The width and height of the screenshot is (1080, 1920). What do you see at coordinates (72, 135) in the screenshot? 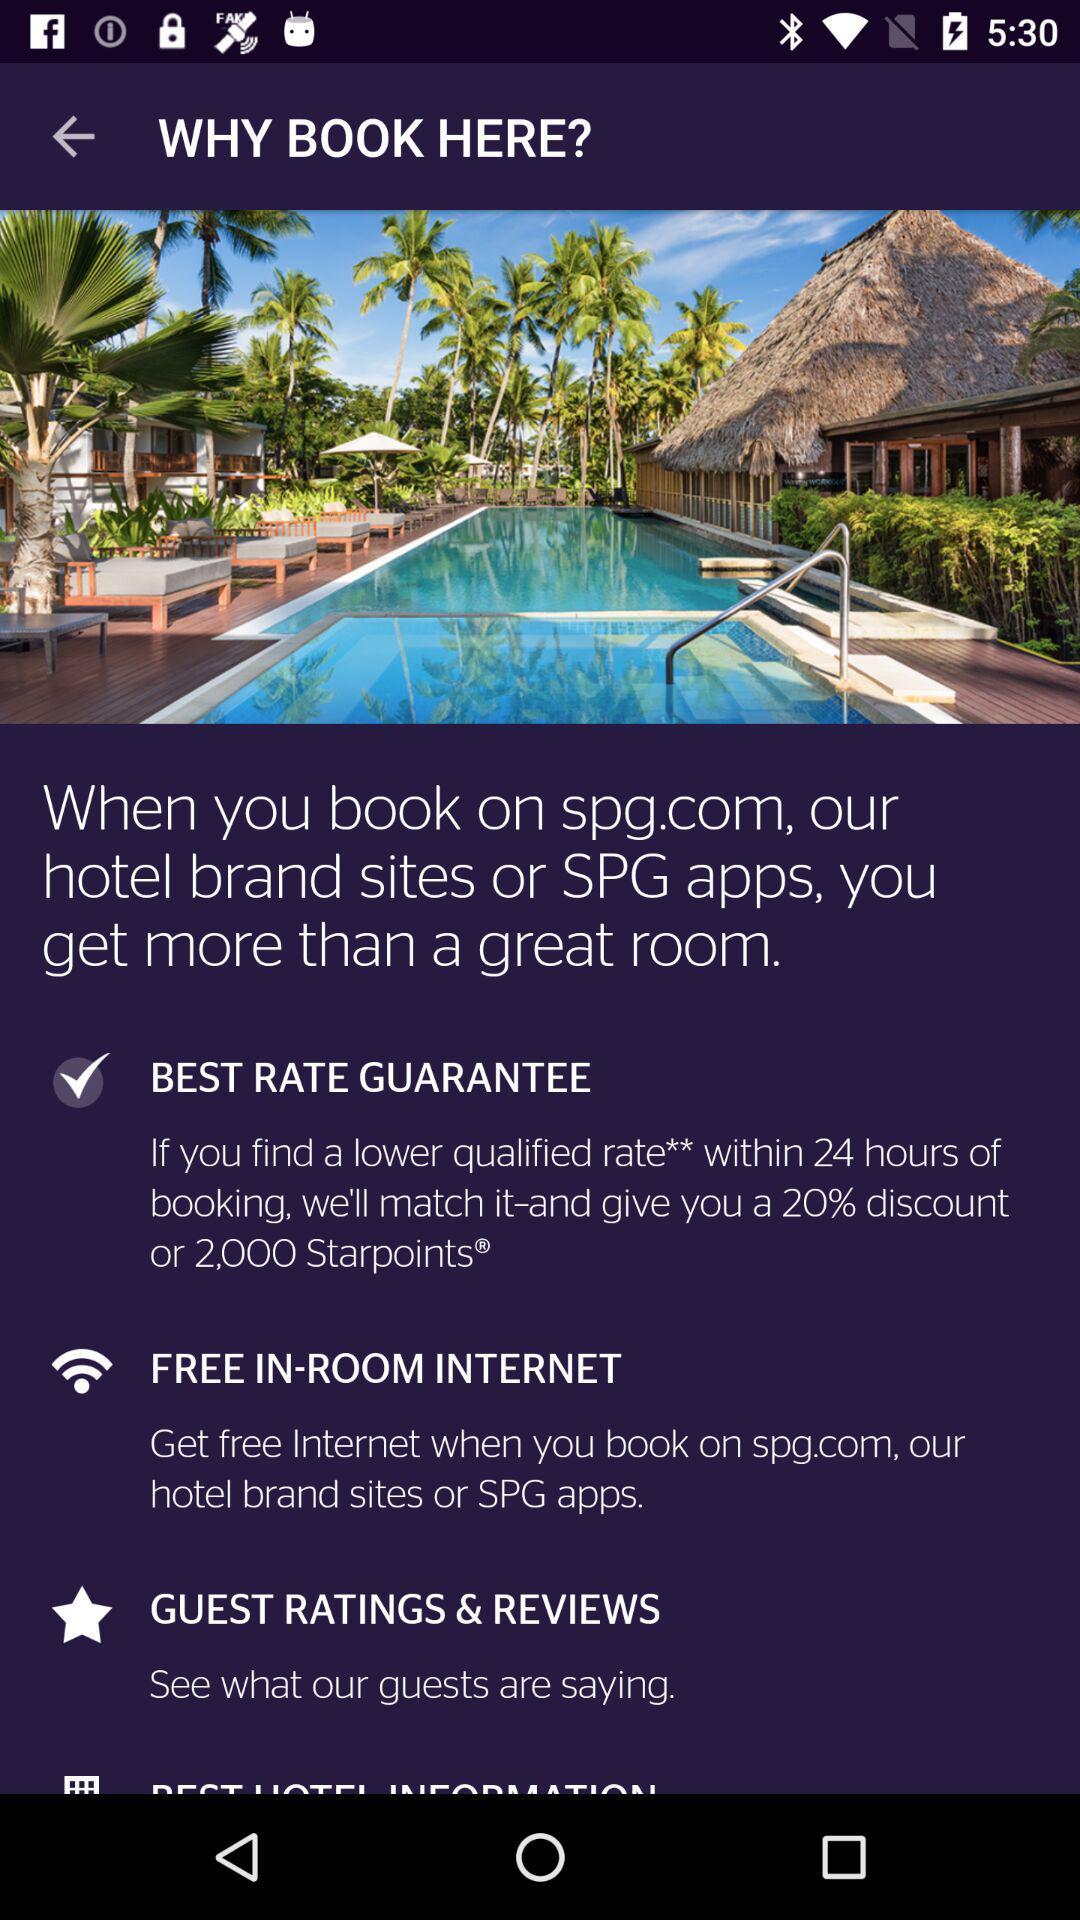
I see `icon at the top left corner` at bounding box center [72, 135].